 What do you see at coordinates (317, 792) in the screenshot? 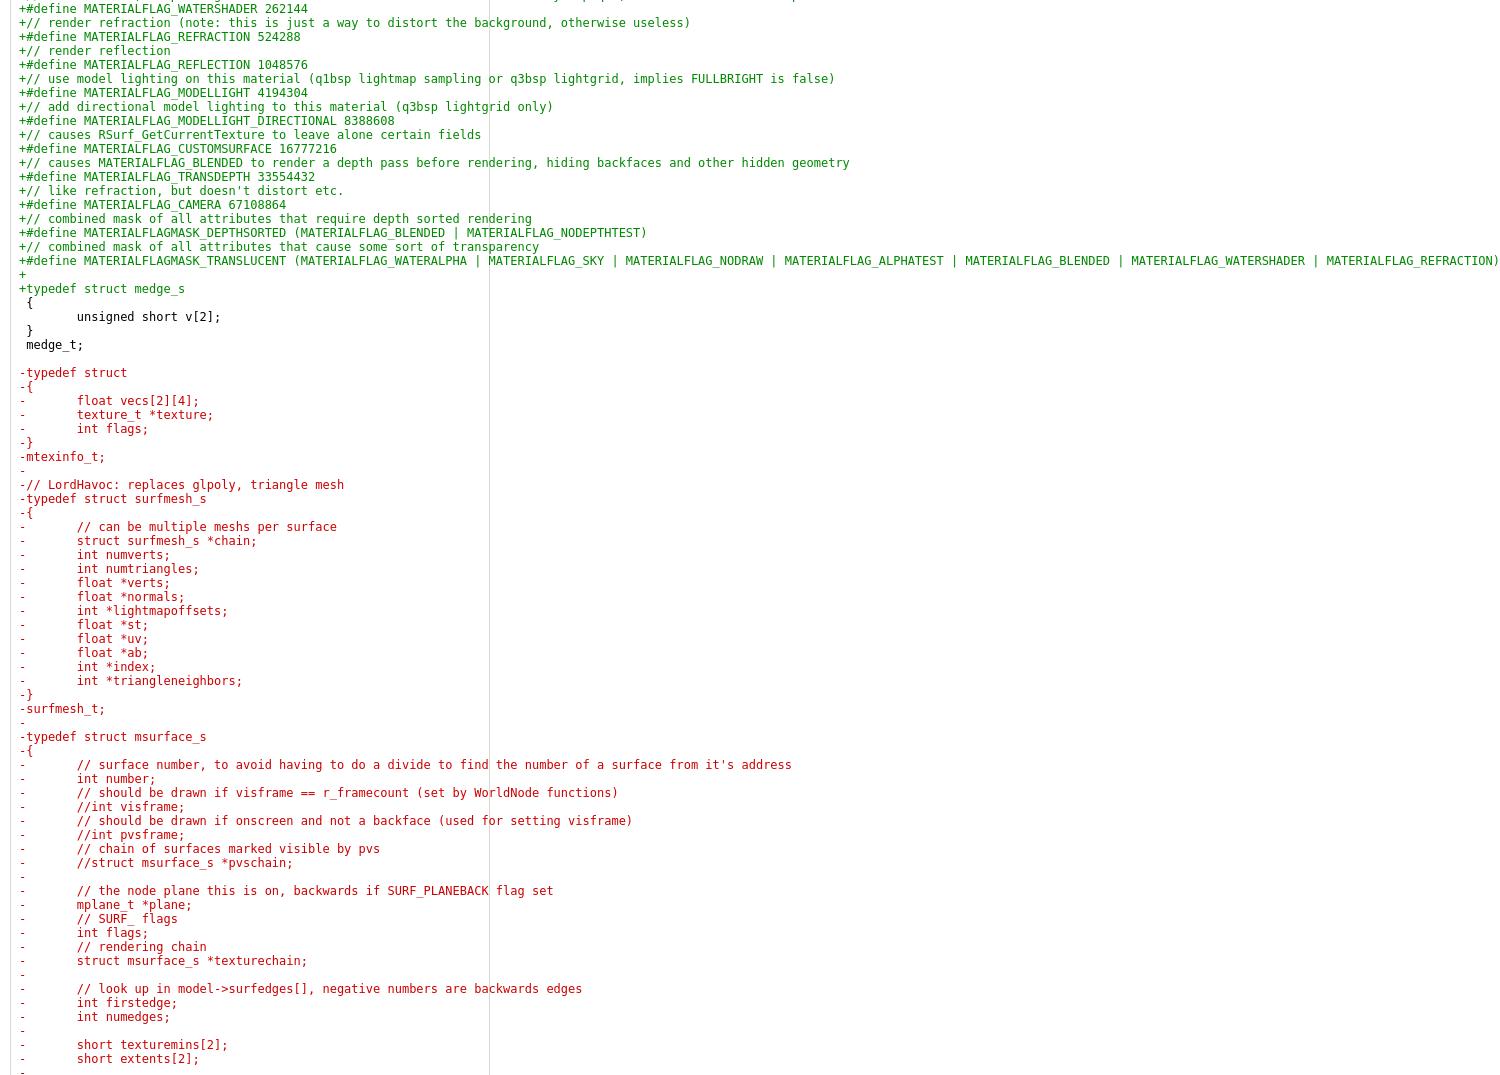
I see `'-       // should be drawn if visframe == r_framecount (set by WorldNode functions)'` at bounding box center [317, 792].